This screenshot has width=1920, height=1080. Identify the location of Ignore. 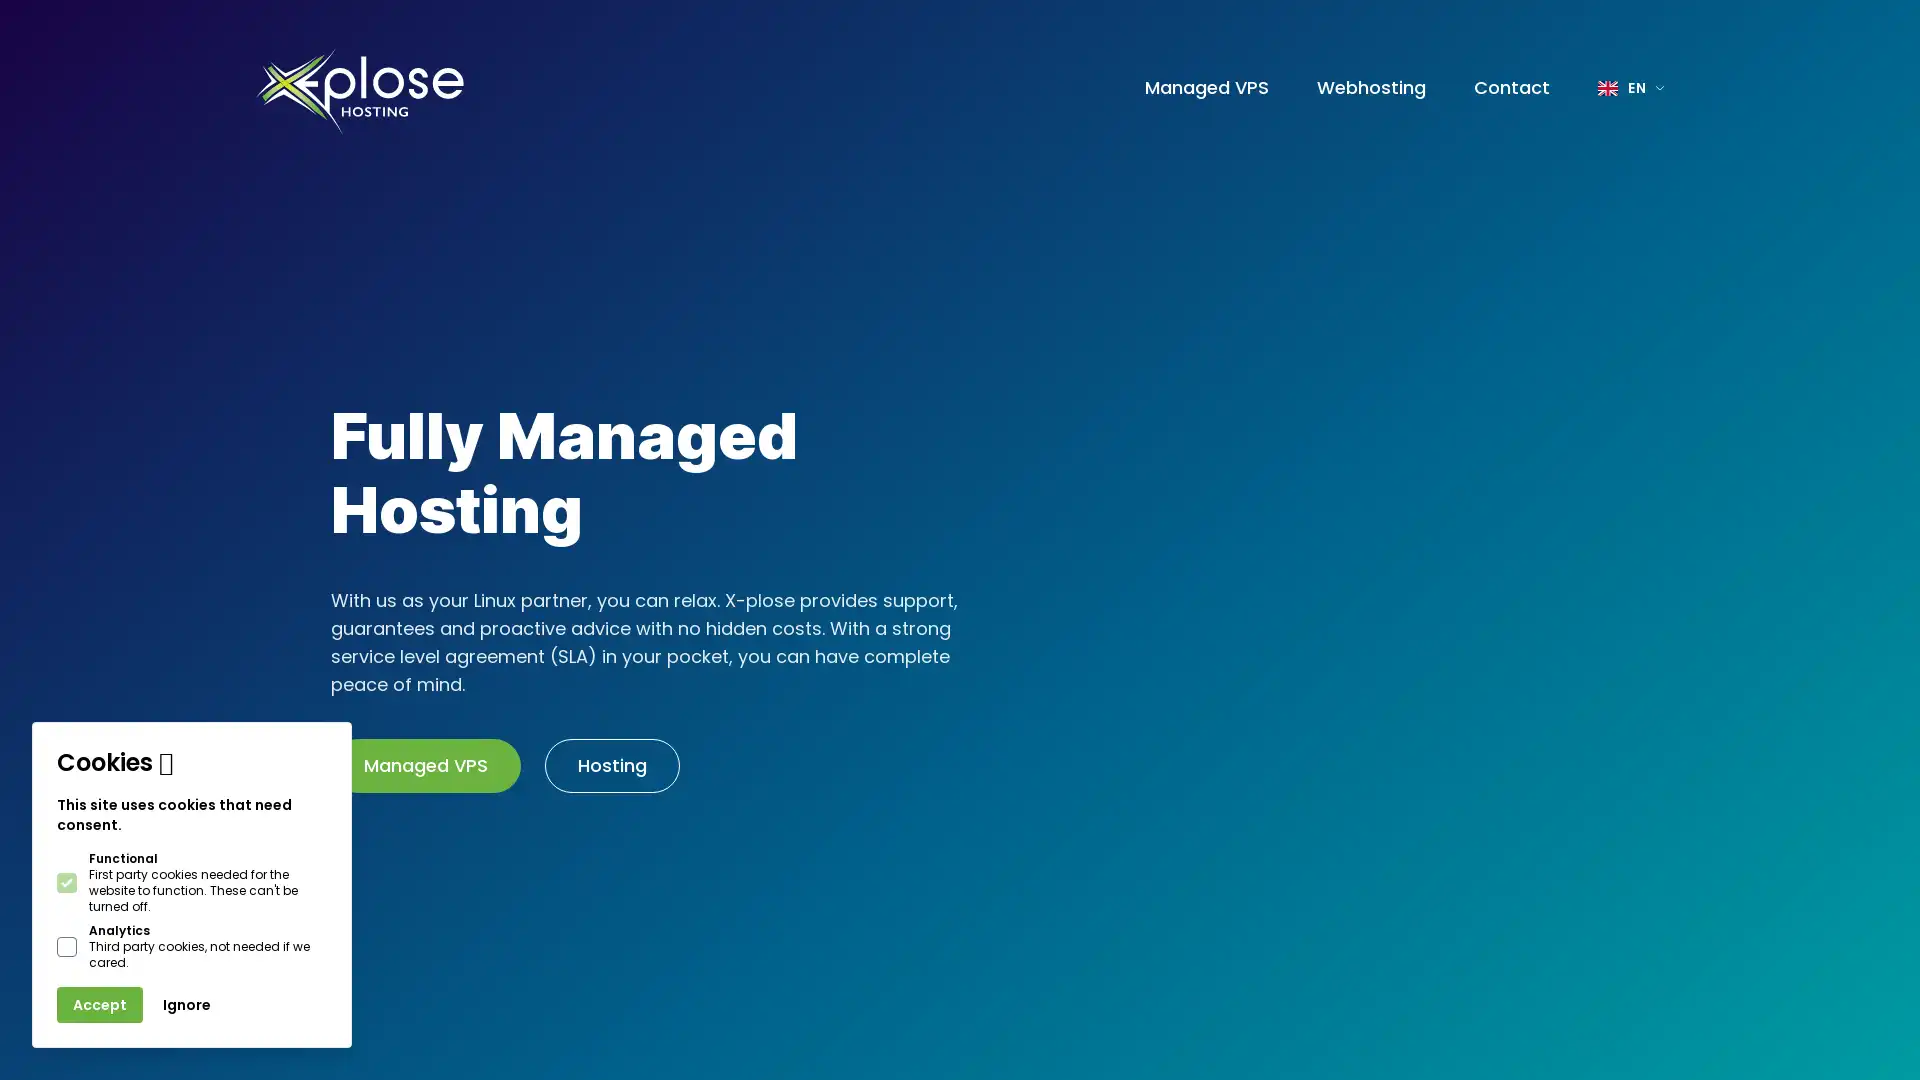
(187, 1005).